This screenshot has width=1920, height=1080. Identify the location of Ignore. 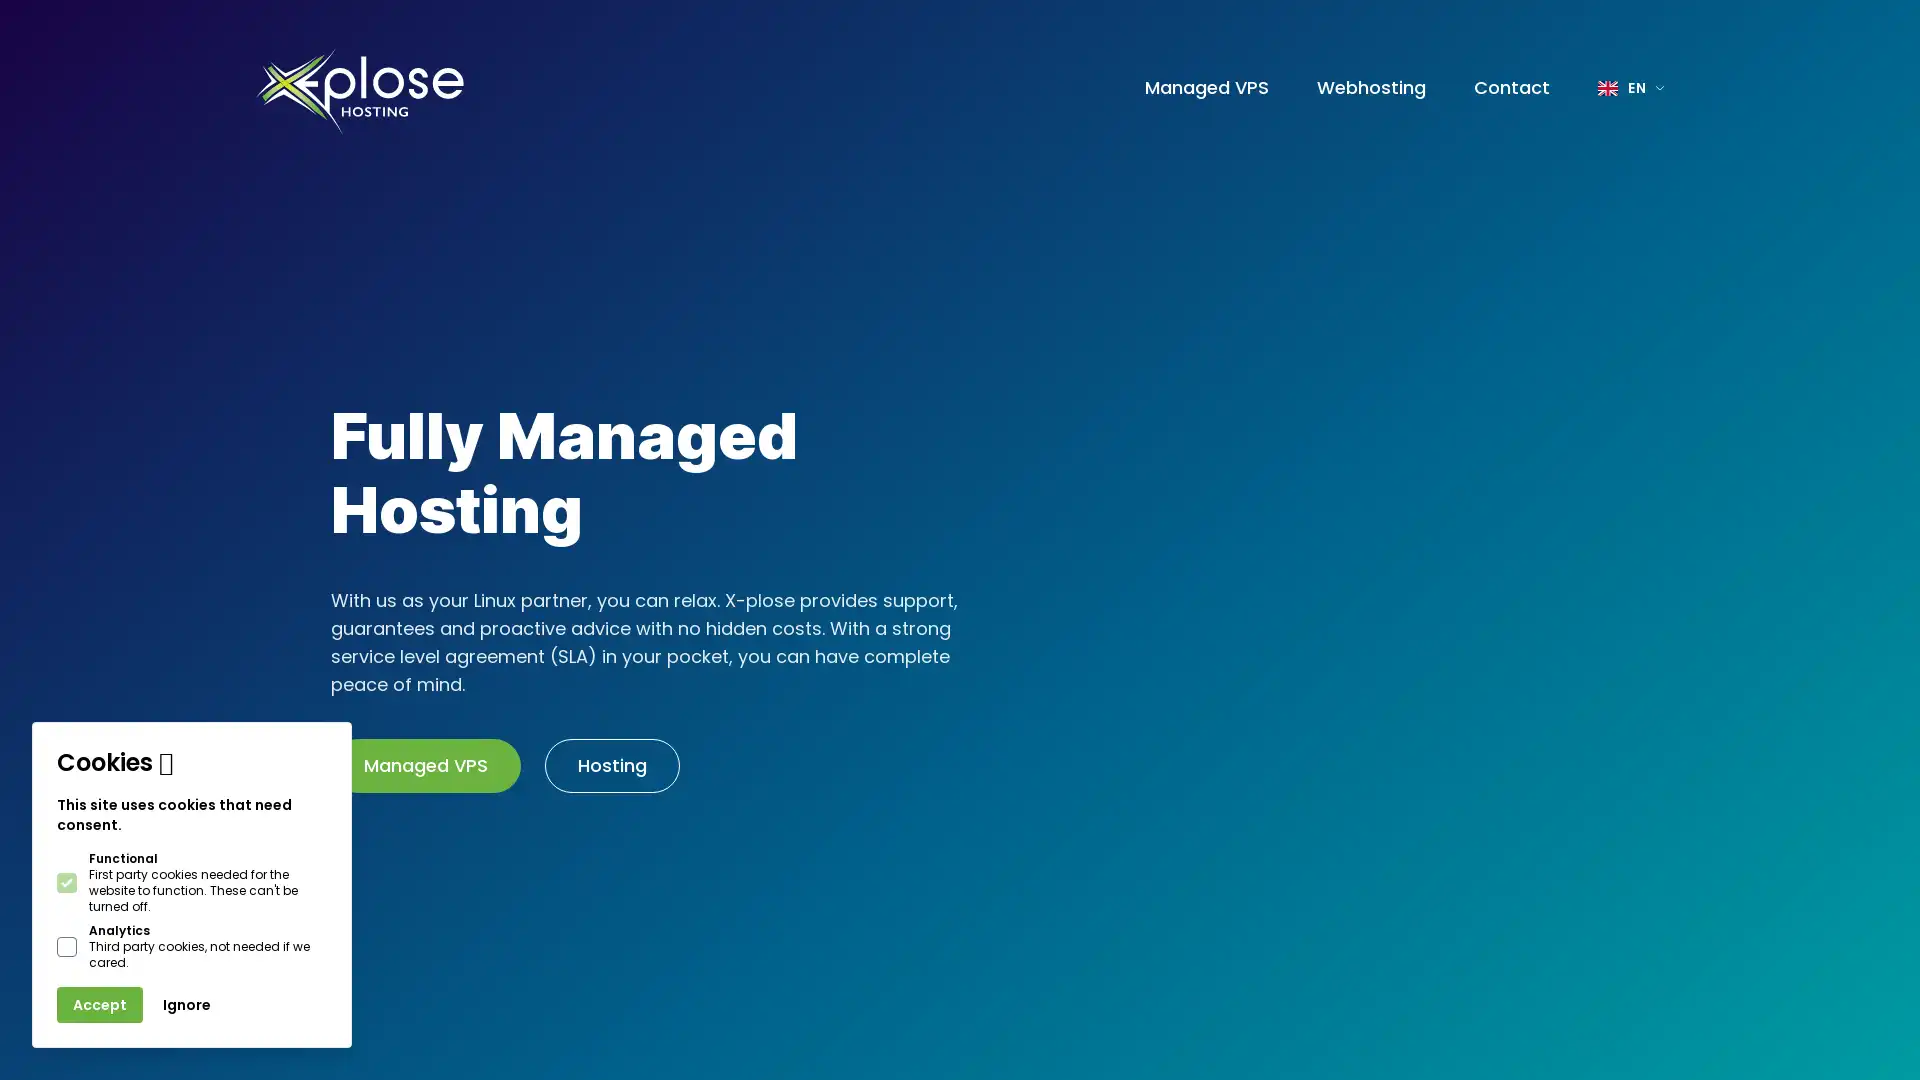
(187, 1005).